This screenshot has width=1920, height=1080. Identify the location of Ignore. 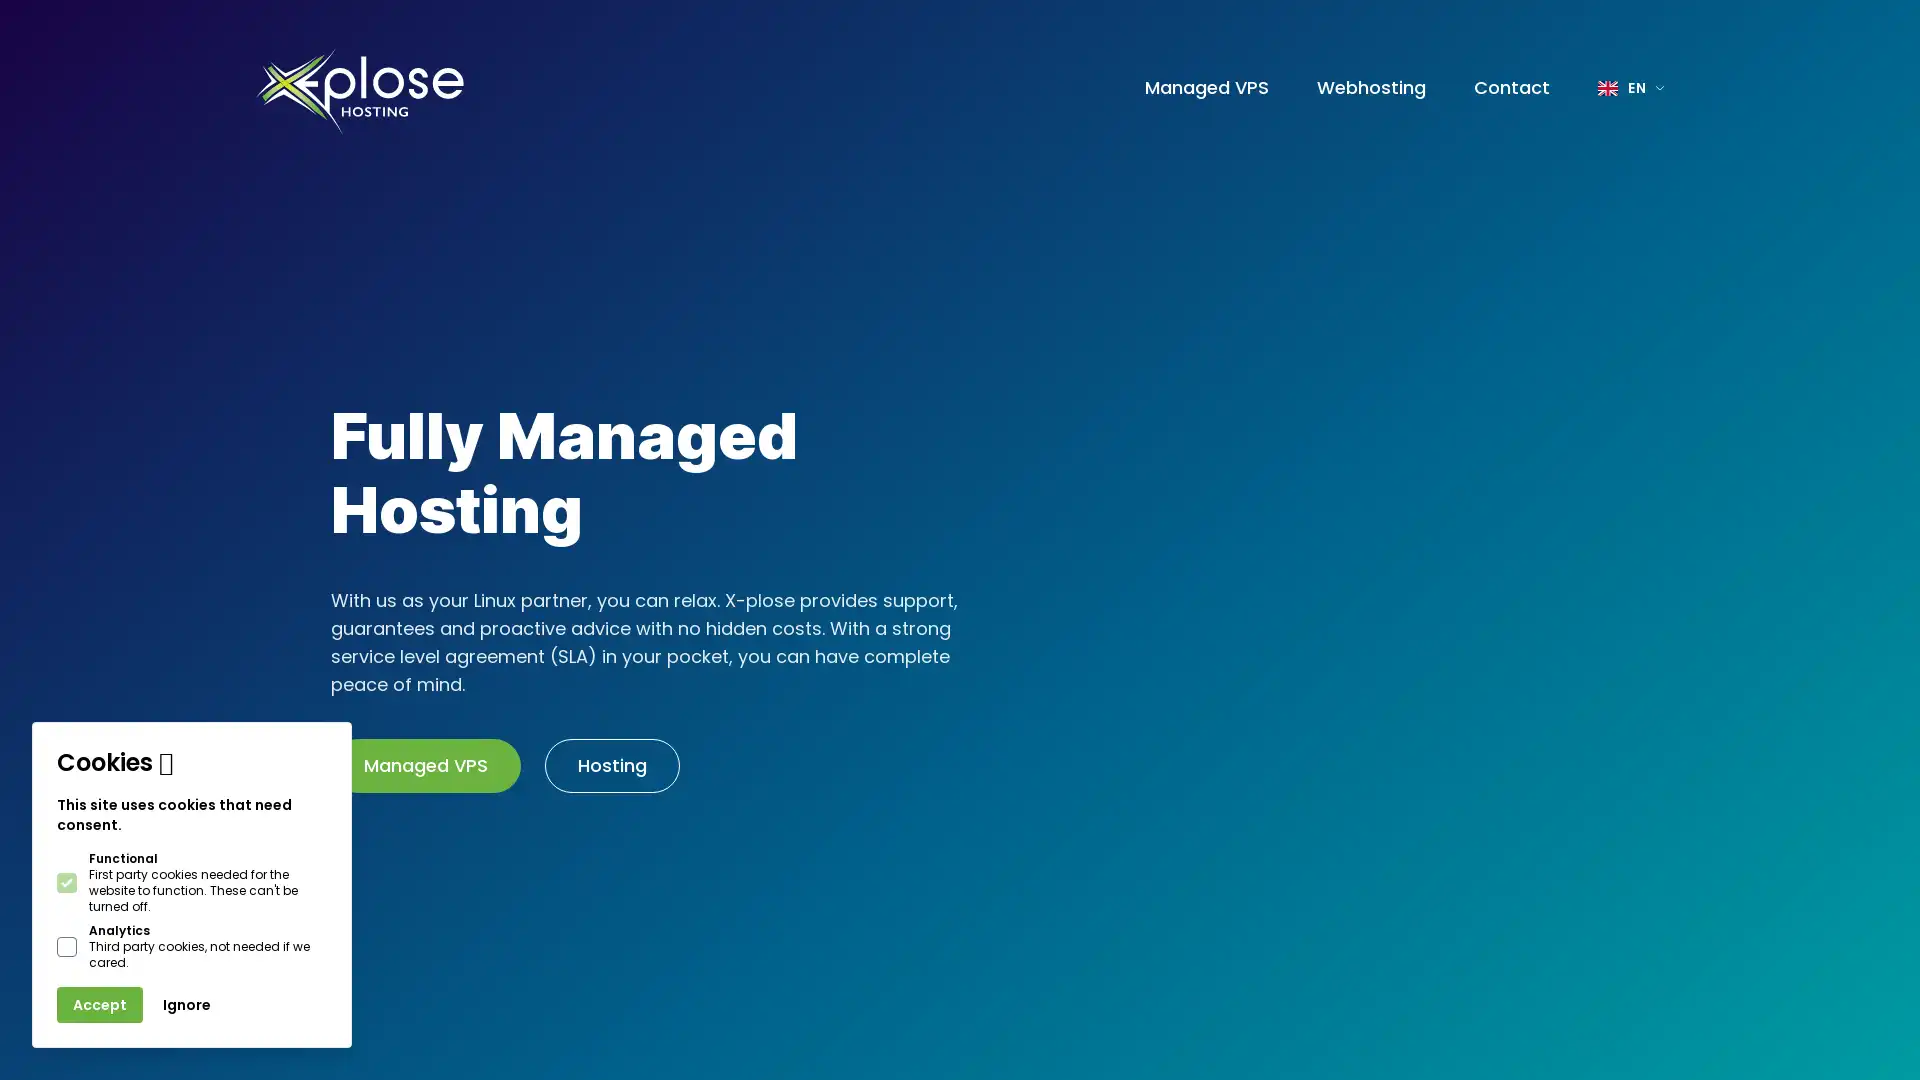
(187, 1005).